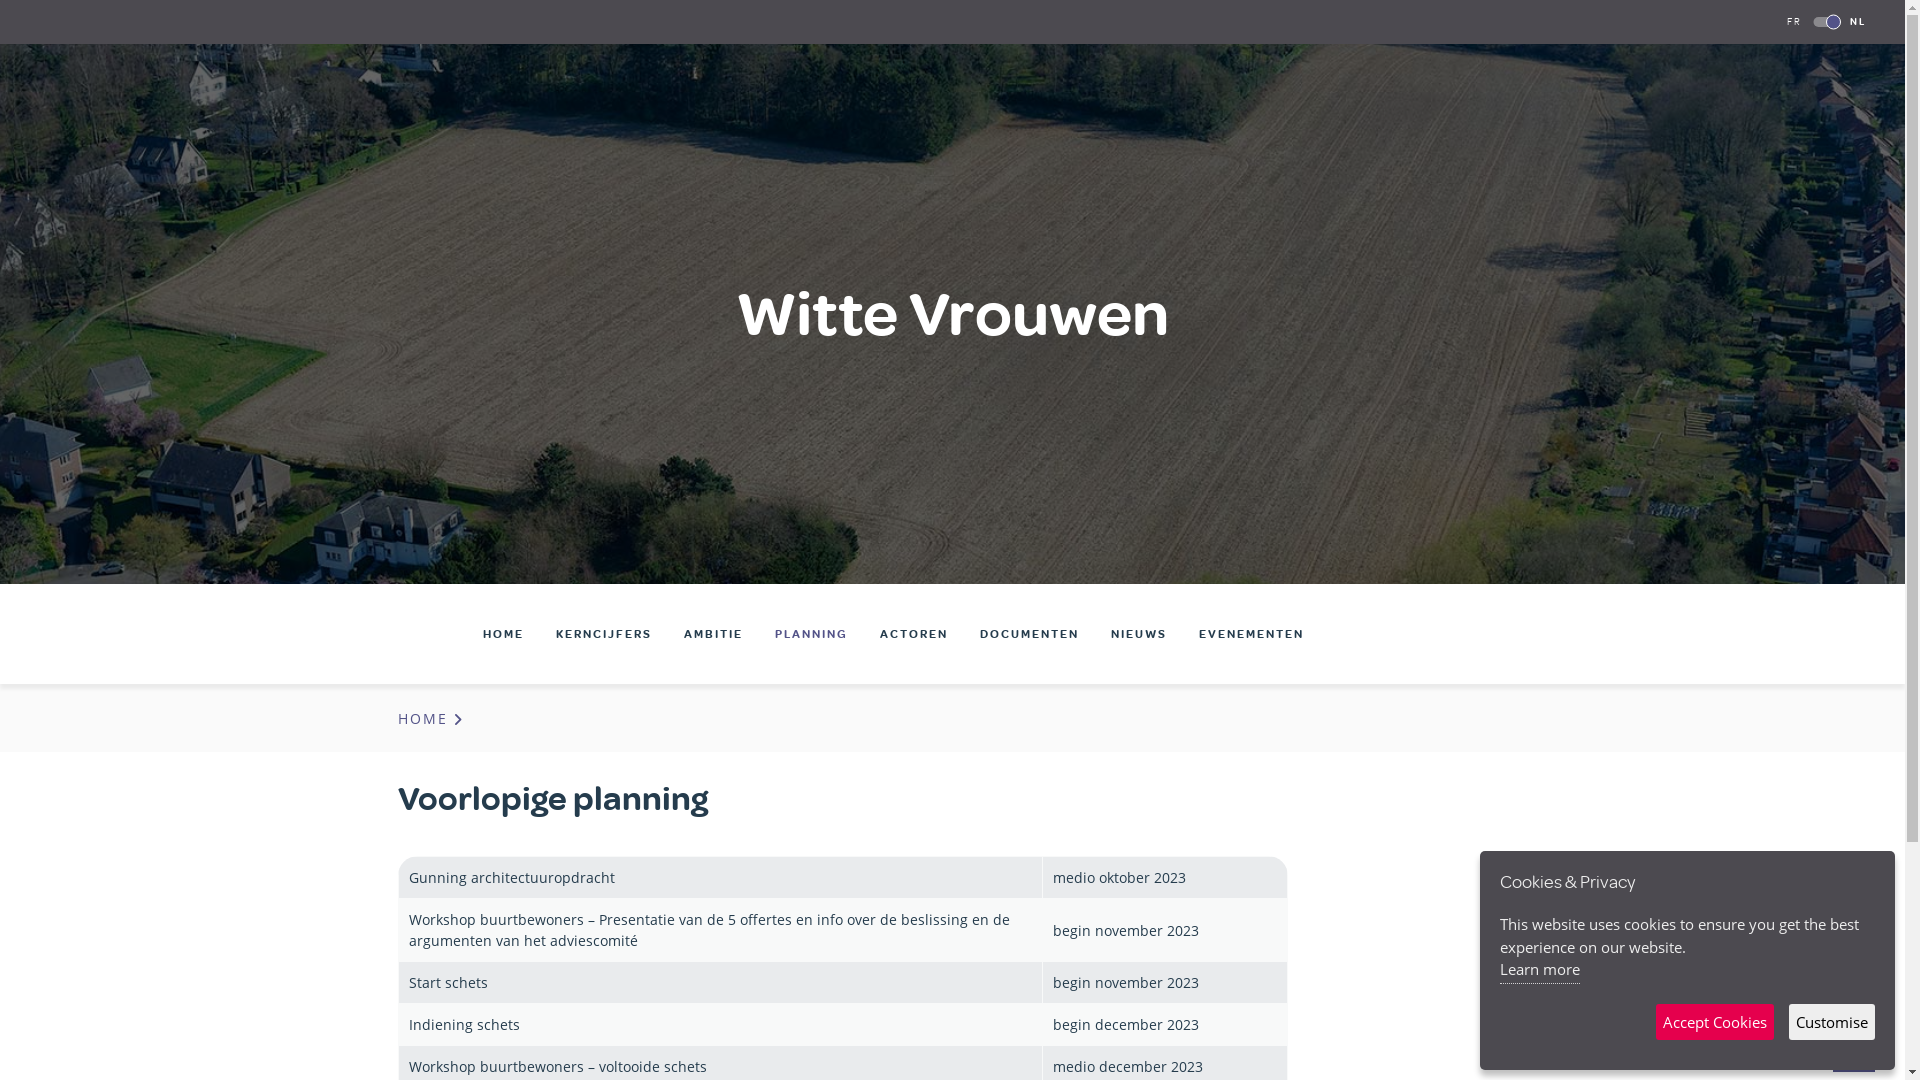 The height and width of the screenshot is (1080, 1920). I want to click on 'Learn more', so click(1499, 970).